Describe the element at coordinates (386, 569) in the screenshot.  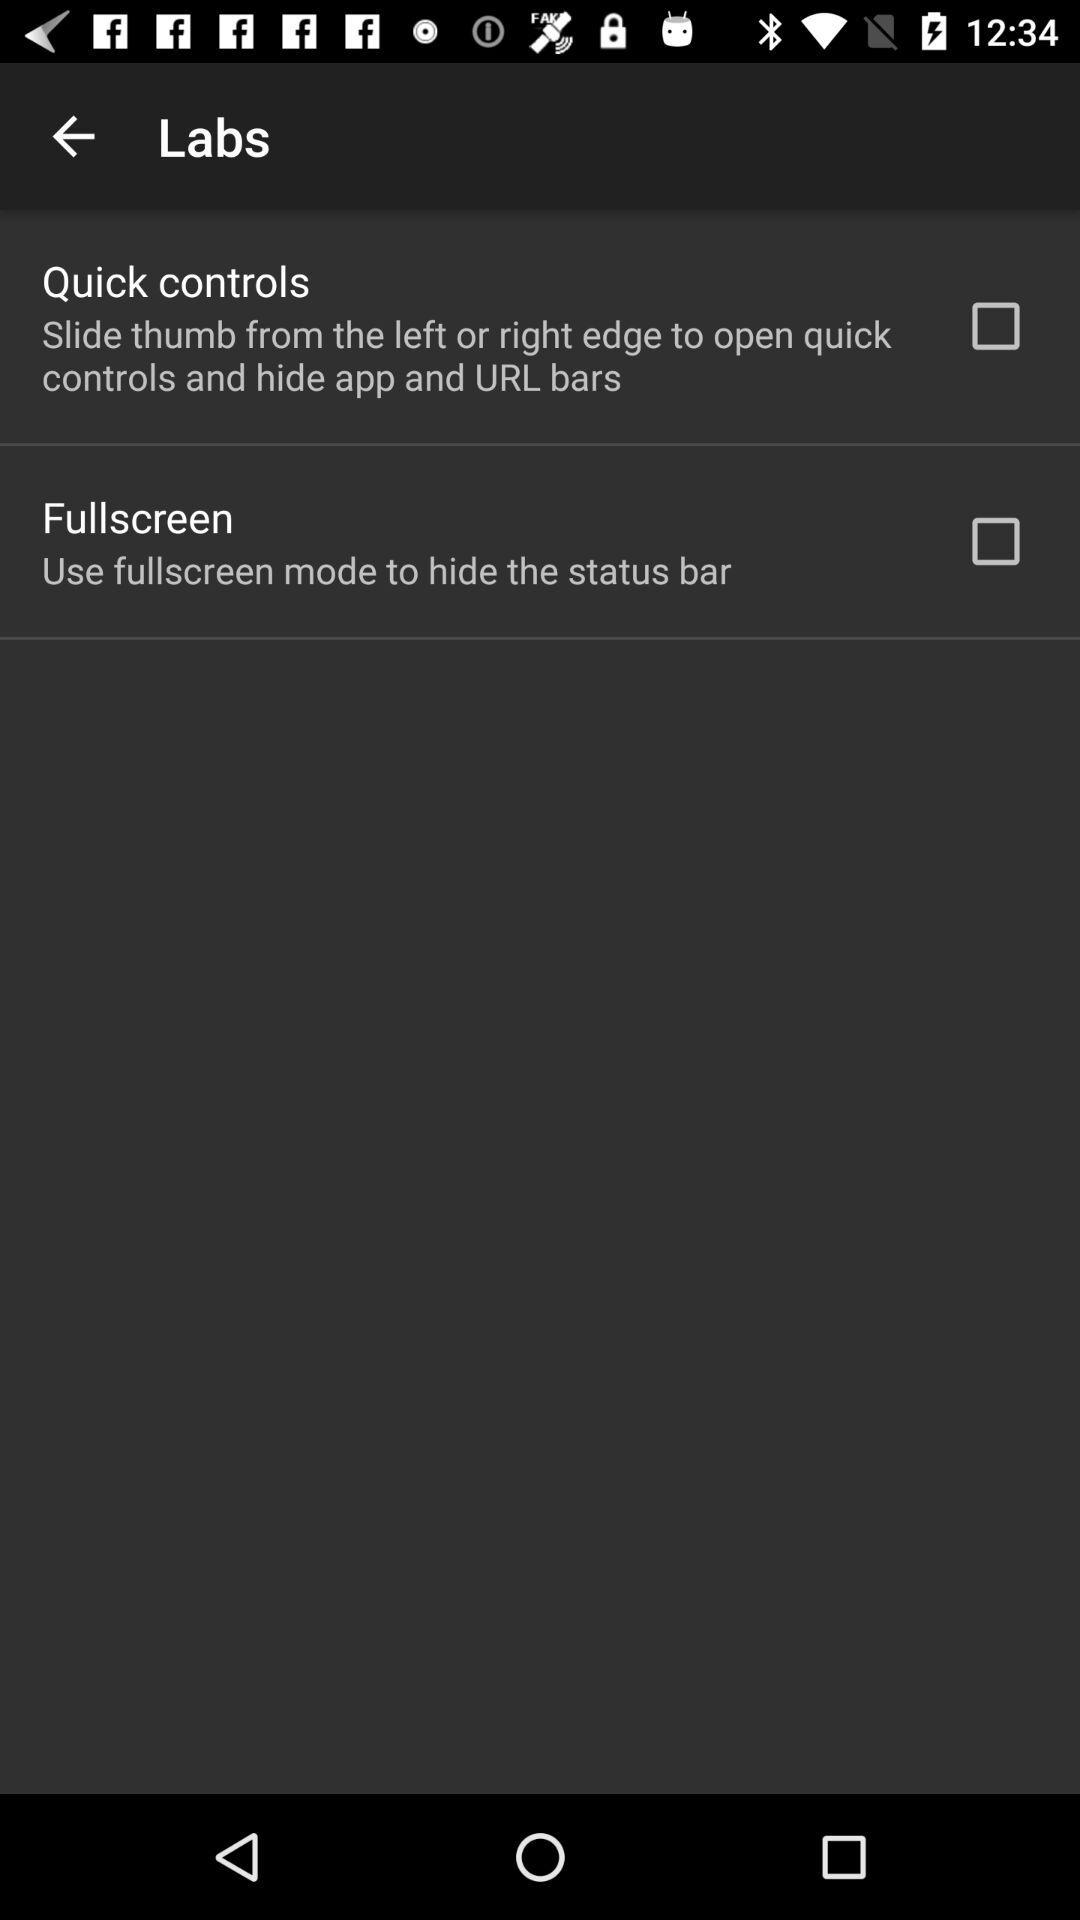
I see `item below fullscreen app` at that location.